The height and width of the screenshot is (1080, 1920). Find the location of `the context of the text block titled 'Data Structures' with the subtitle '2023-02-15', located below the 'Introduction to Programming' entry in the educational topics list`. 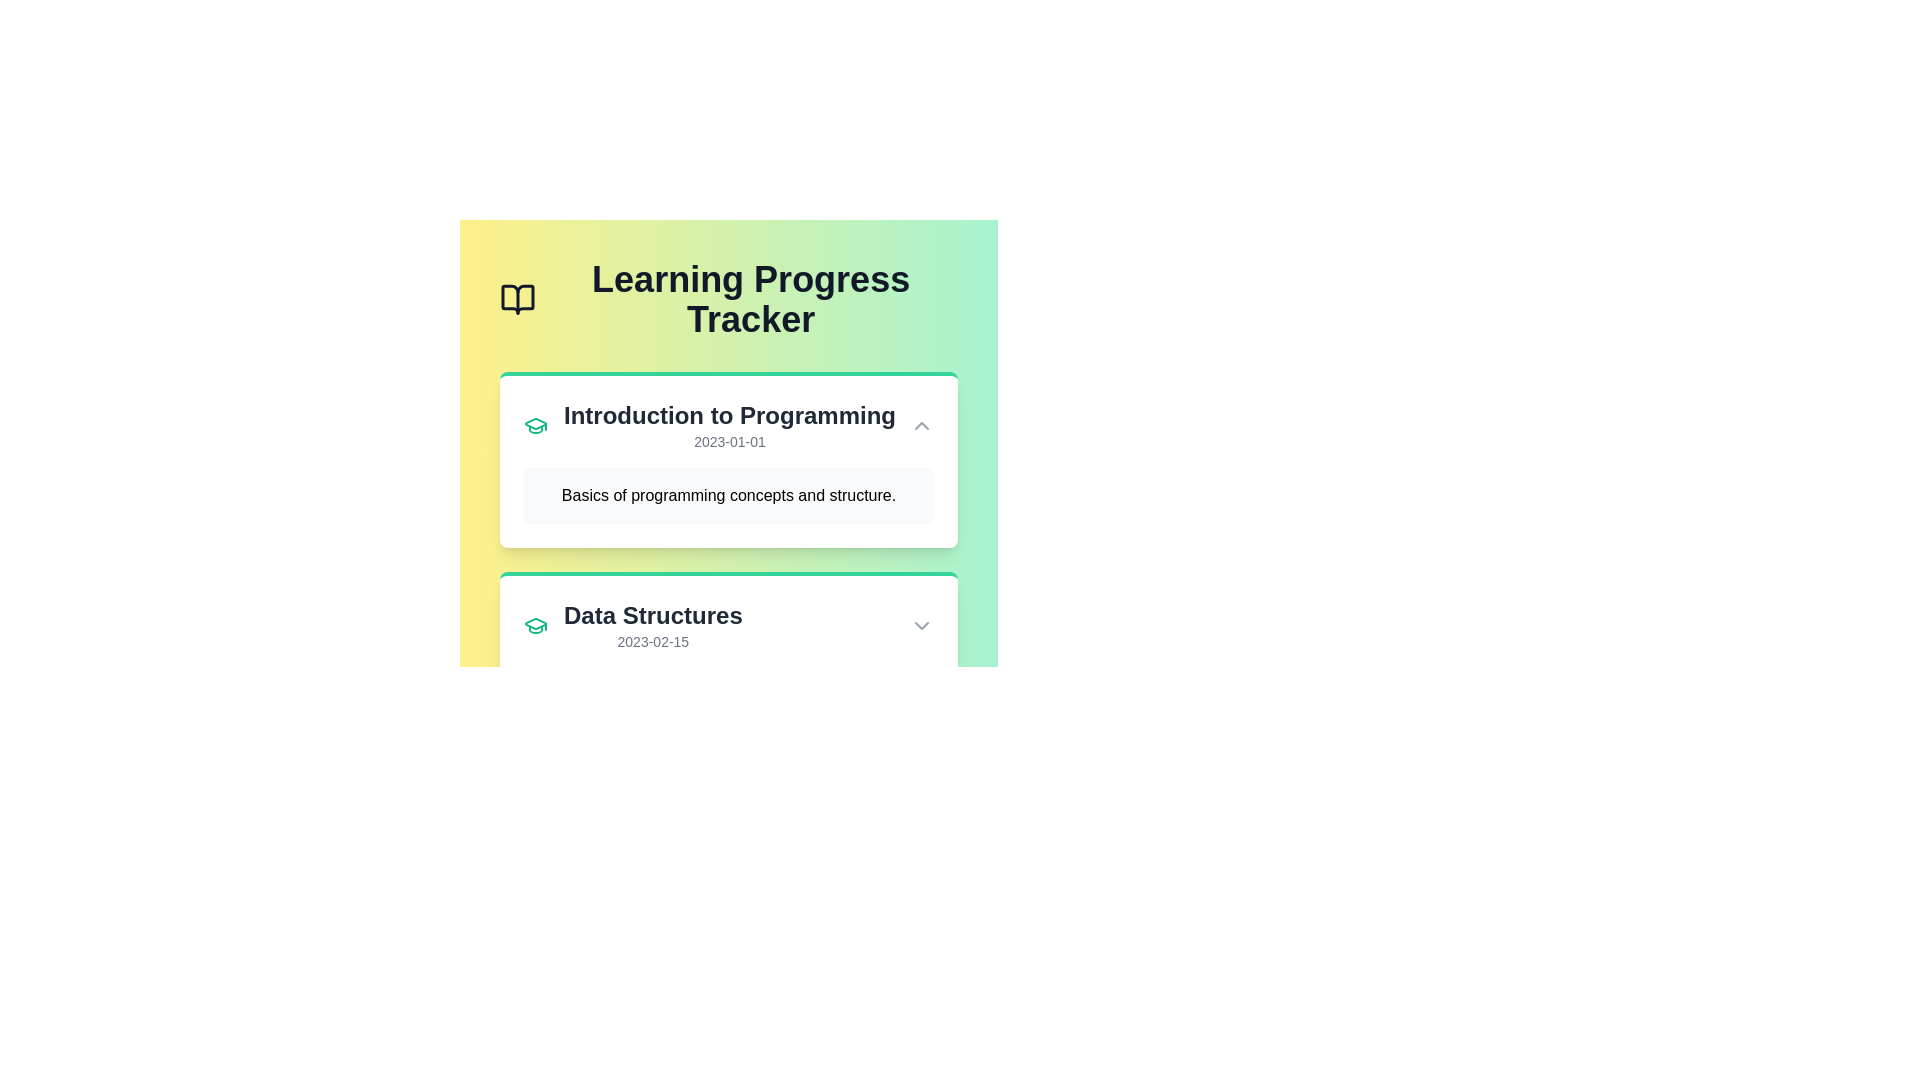

the context of the text block titled 'Data Structures' with the subtitle '2023-02-15', located below the 'Introduction to Programming' entry in the educational topics list is located at coordinates (653, 624).